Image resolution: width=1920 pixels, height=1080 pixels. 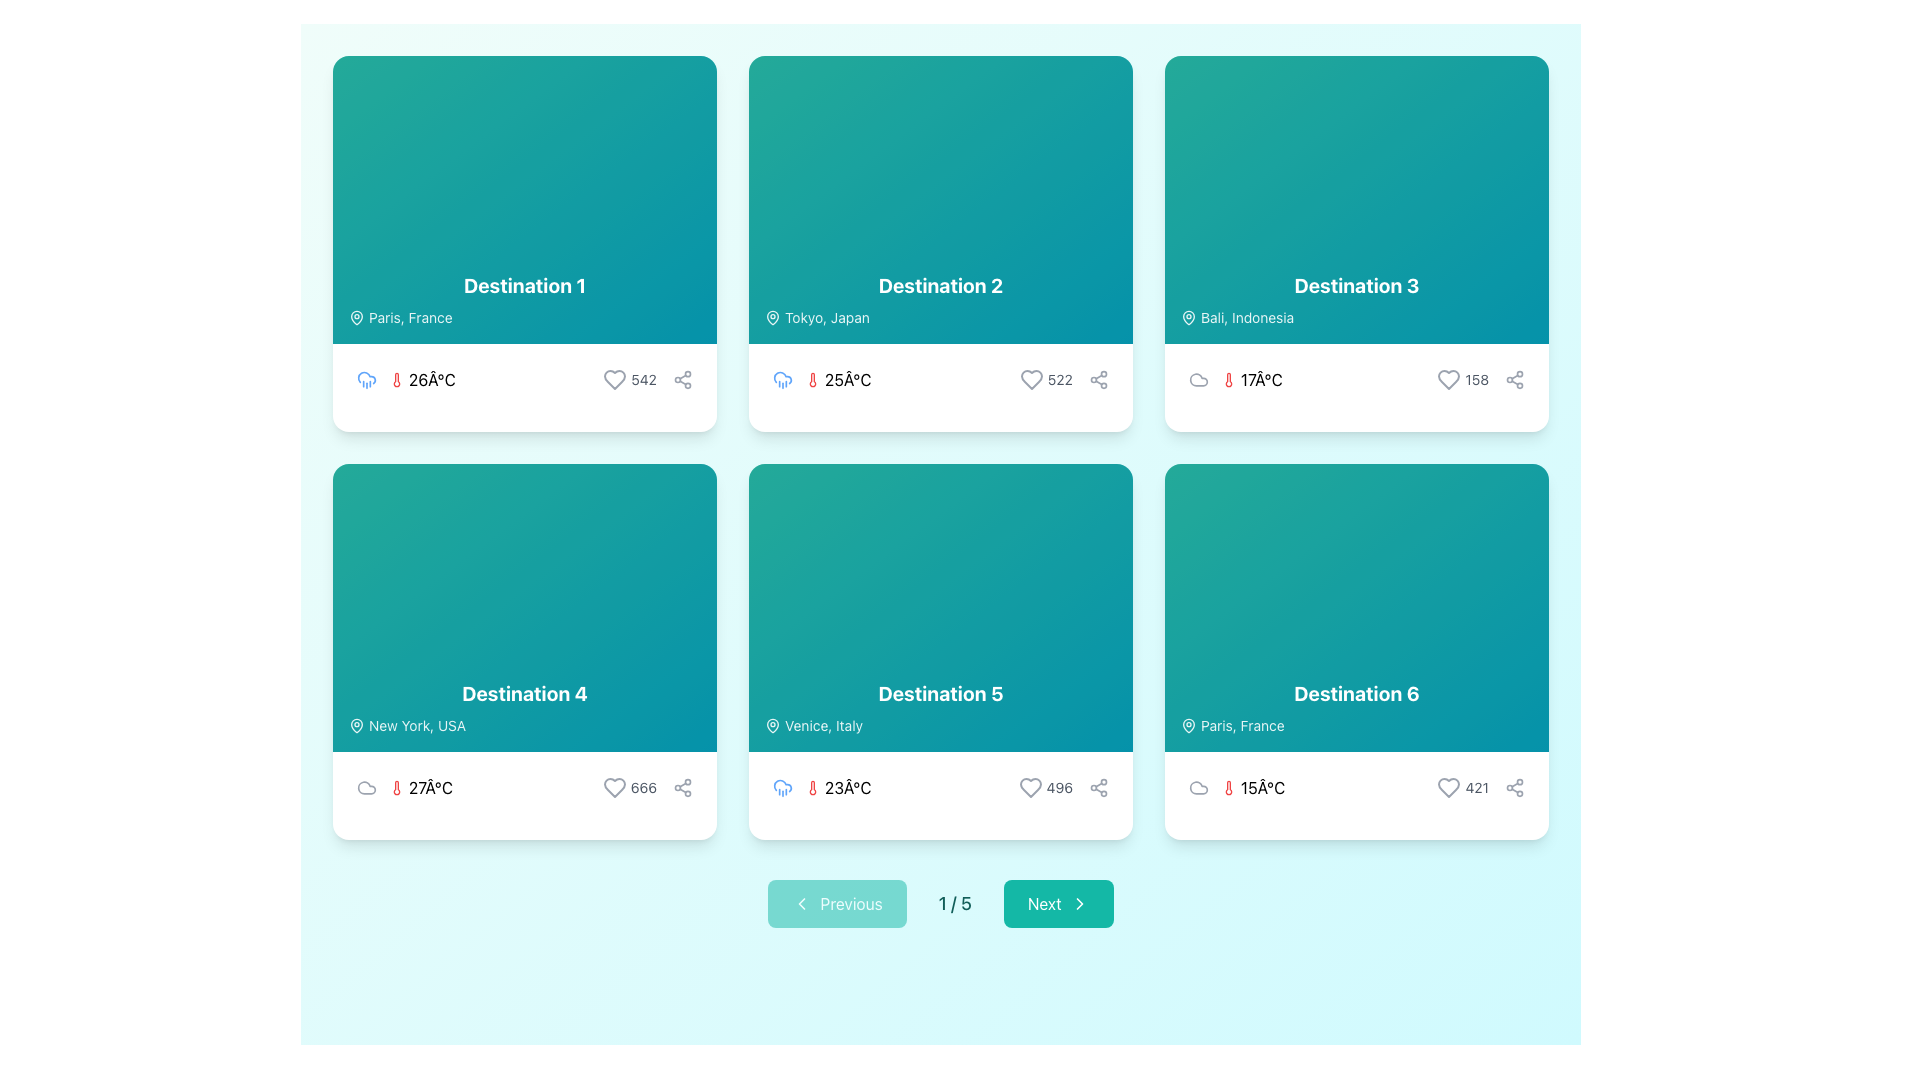 I want to click on the share button located in the bottom-right corner of the 'Destination 2' card to observe the color change transition, so click(x=1098, y=380).